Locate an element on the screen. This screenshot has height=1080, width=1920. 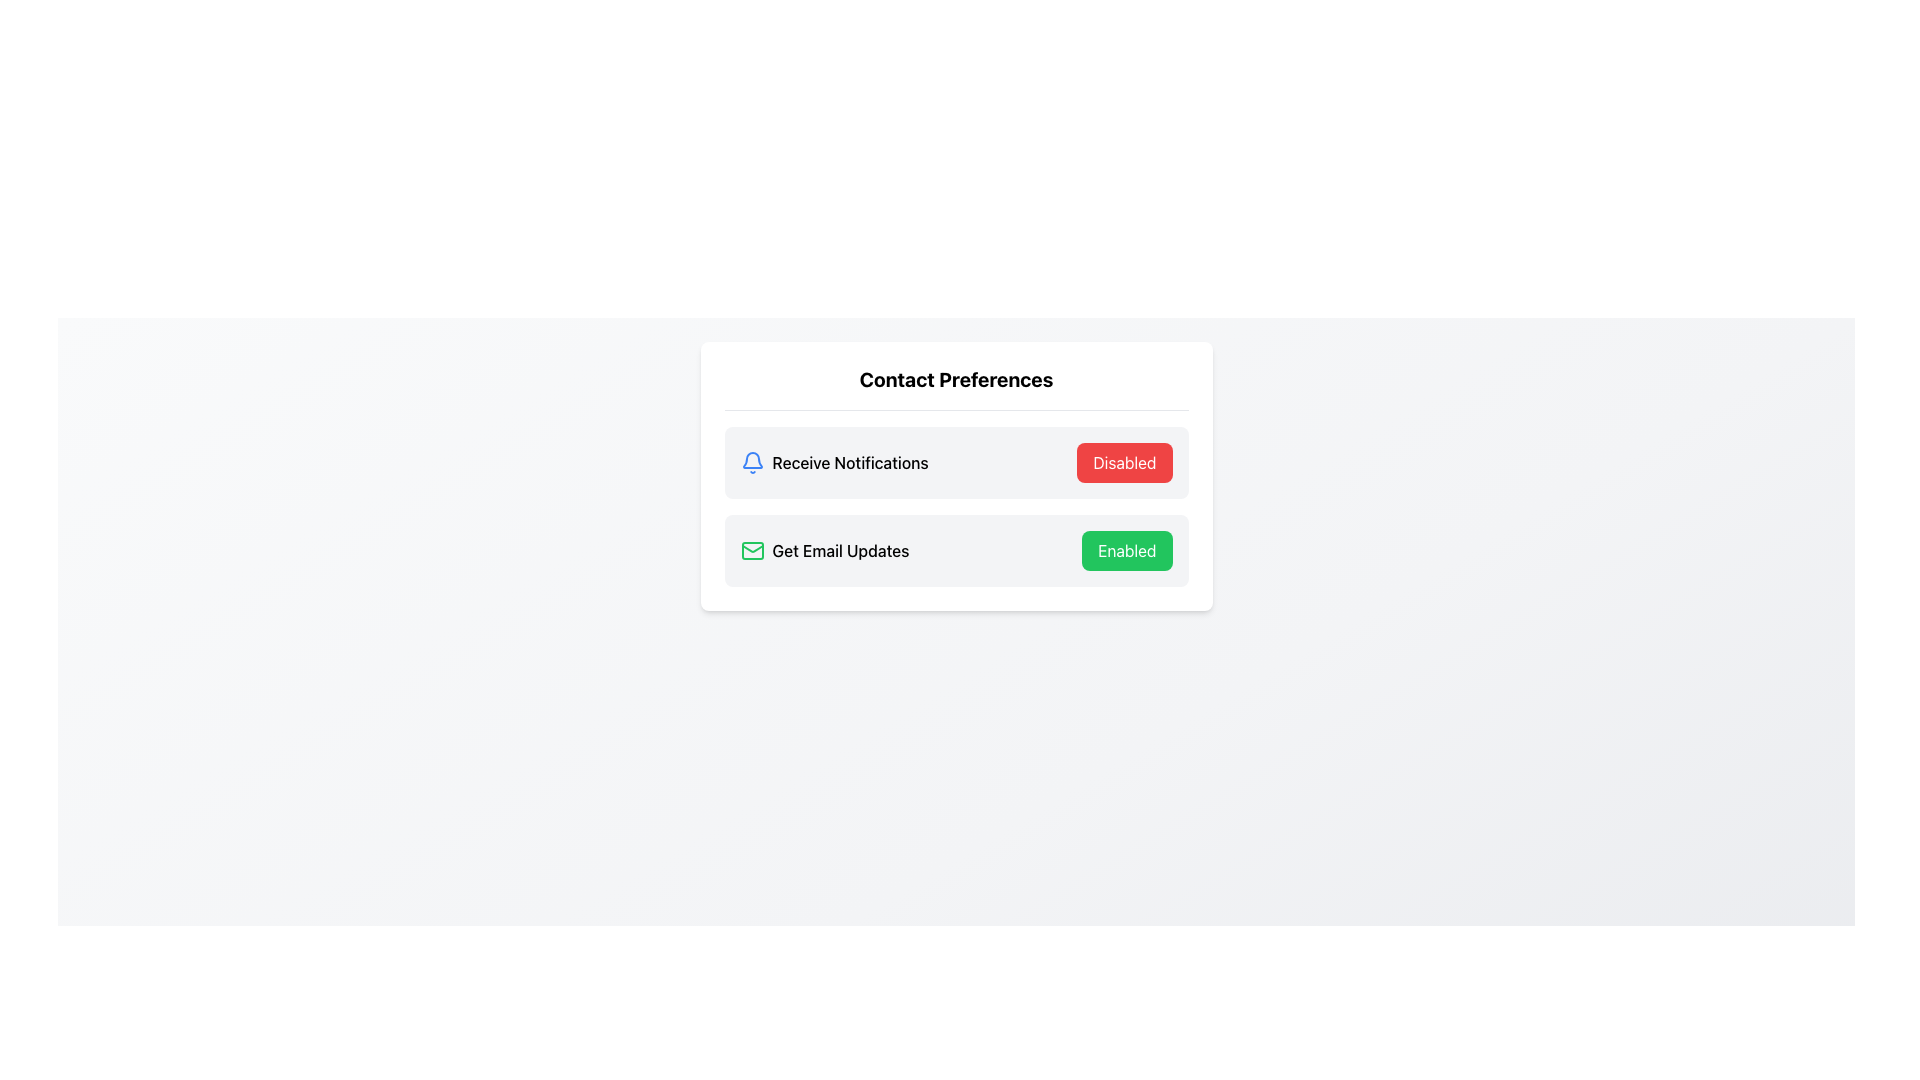
the bell icon representing the notification setting located to the left of the 'Receive Notifications' label in the preferences layout is located at coordinates (751, 462).